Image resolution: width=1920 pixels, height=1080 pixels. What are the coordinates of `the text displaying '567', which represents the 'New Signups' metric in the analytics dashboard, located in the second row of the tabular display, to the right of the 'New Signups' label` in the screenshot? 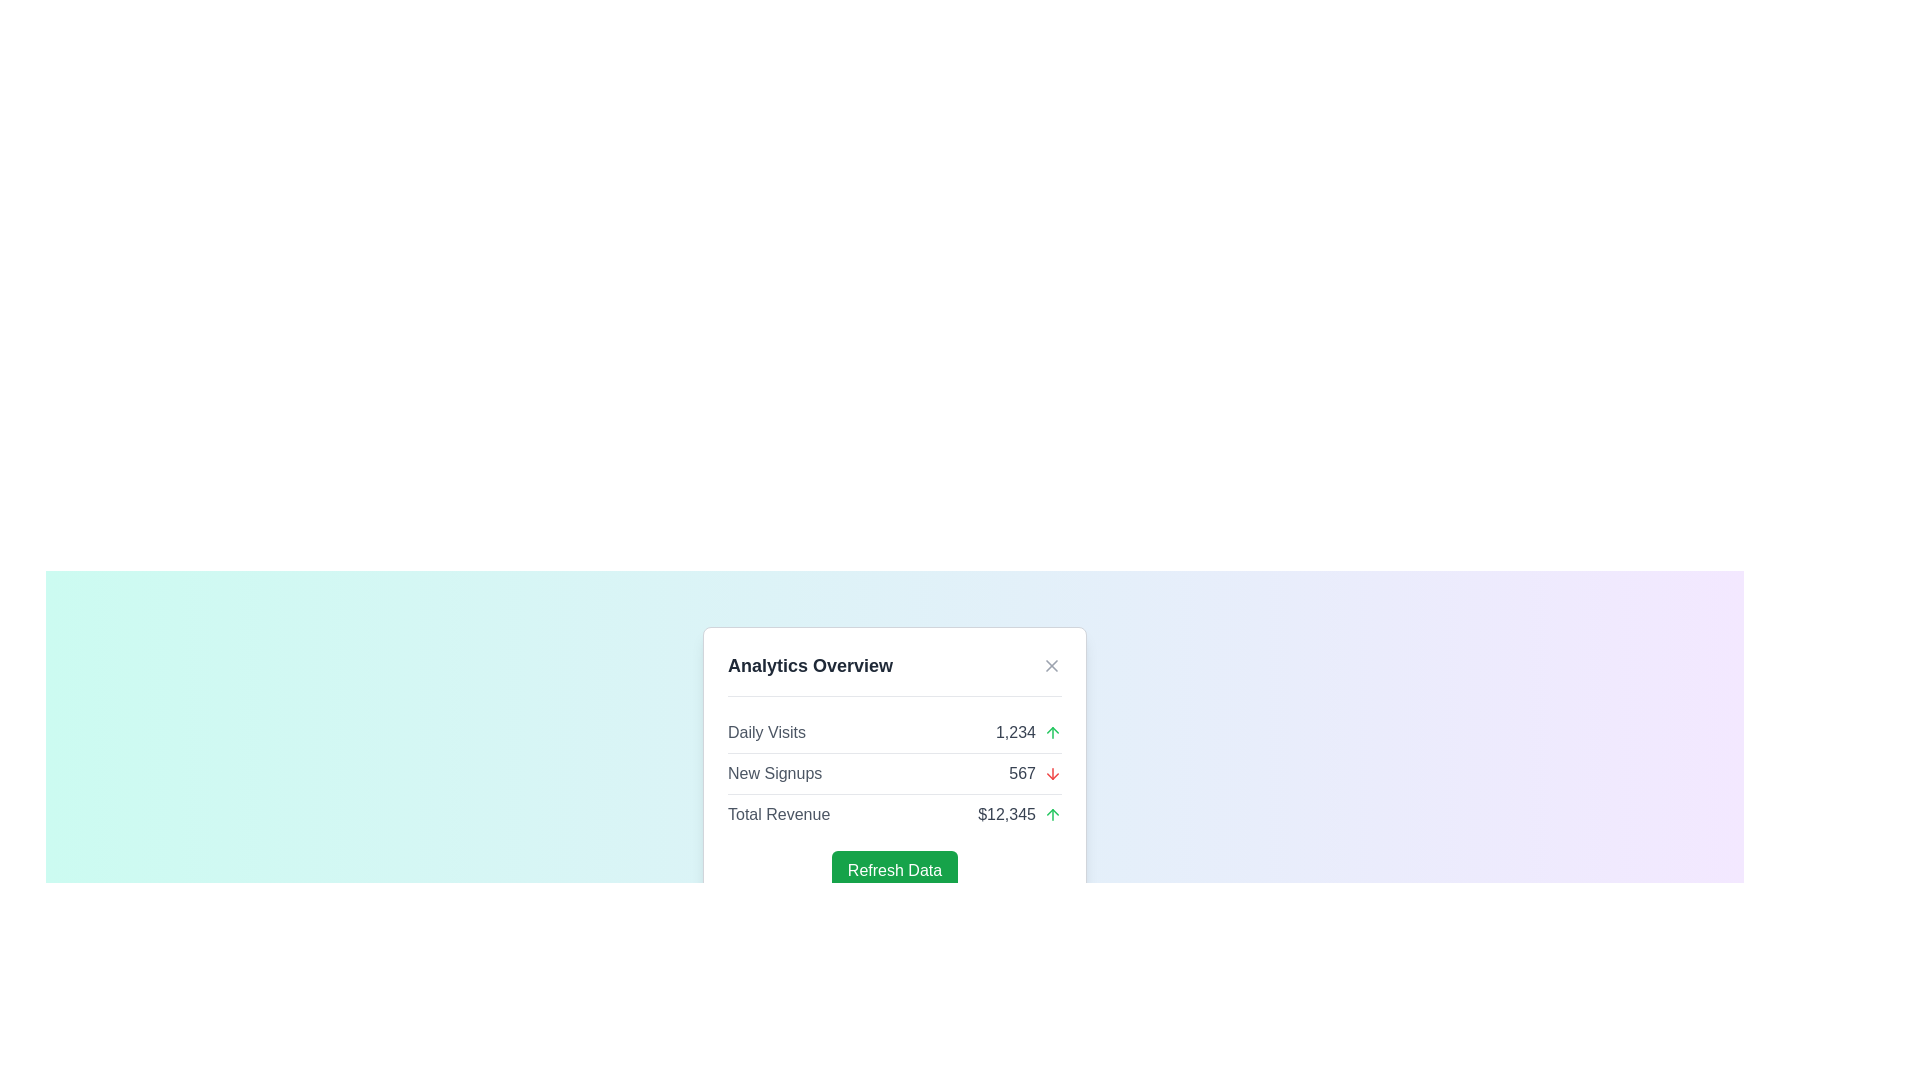 It's located at (1022, 773).